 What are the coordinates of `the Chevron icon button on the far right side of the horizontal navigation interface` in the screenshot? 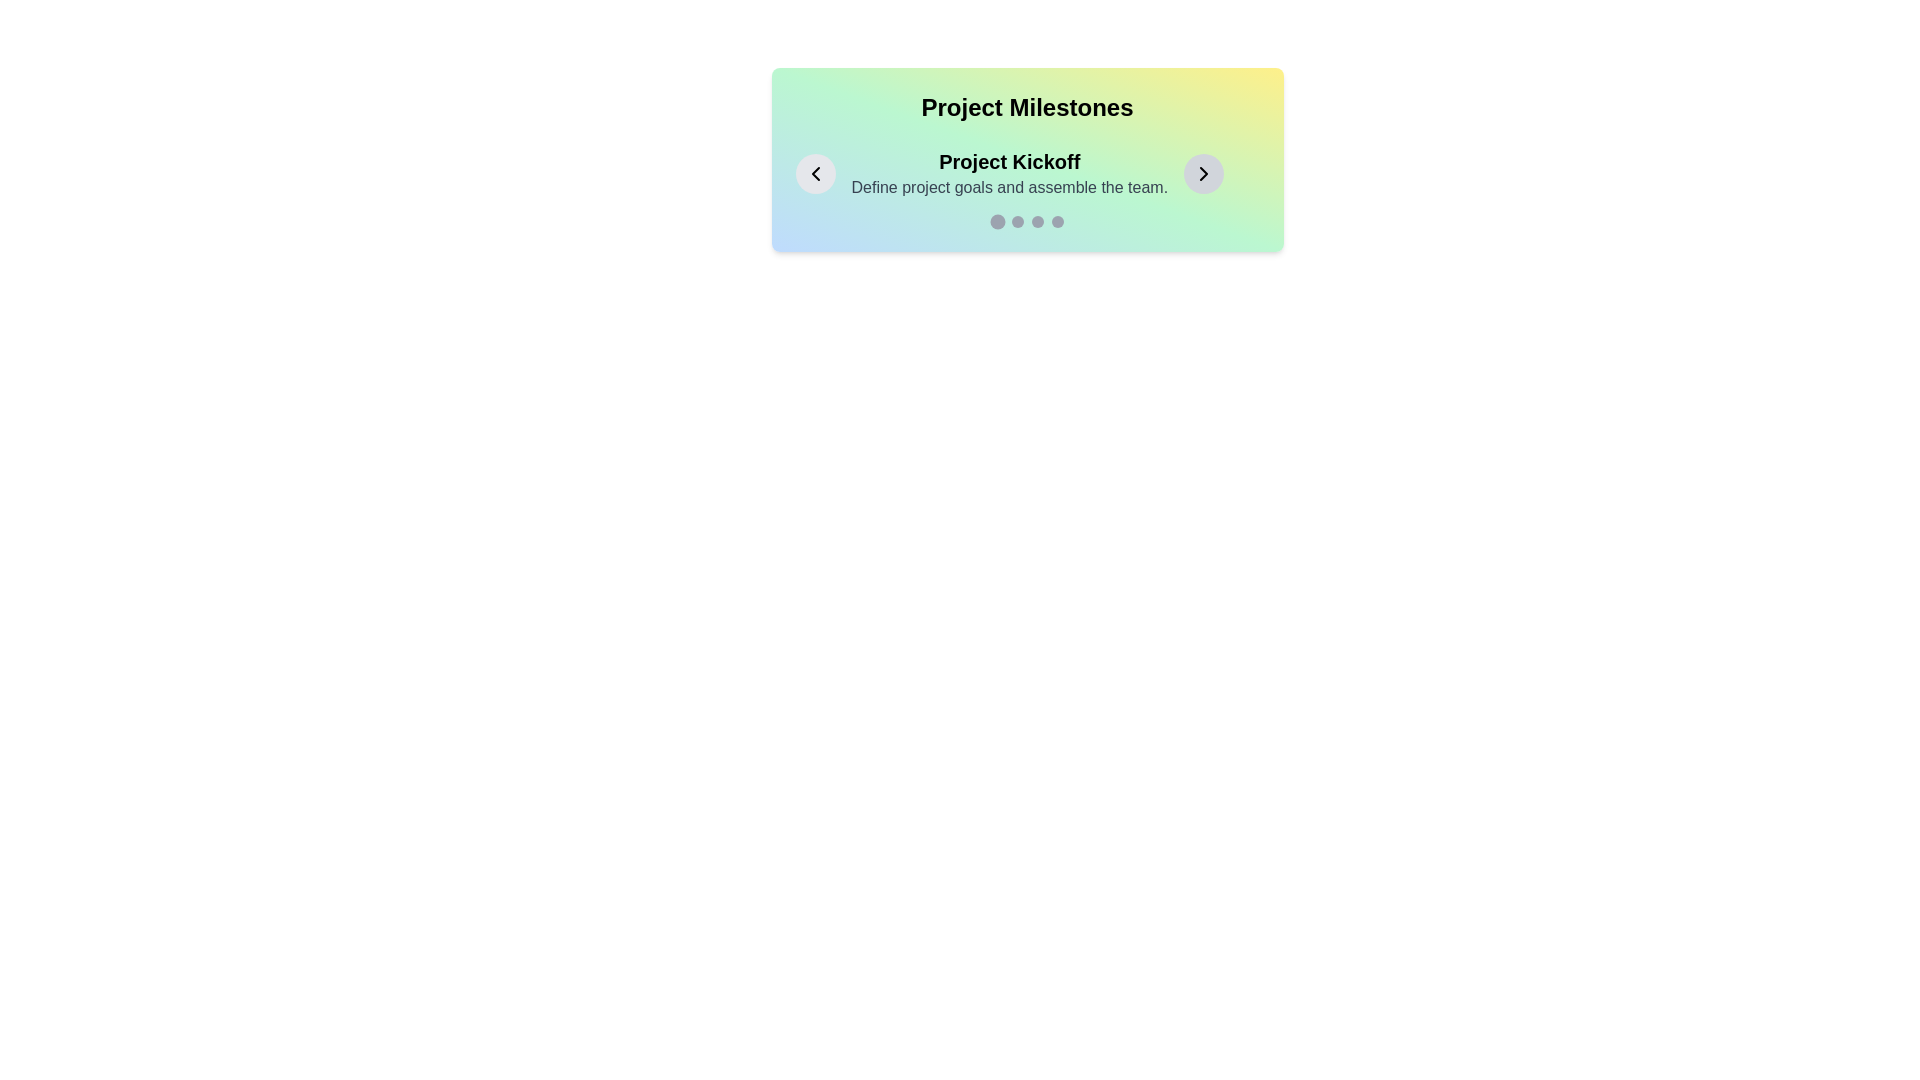 It's located at (1203, 172).